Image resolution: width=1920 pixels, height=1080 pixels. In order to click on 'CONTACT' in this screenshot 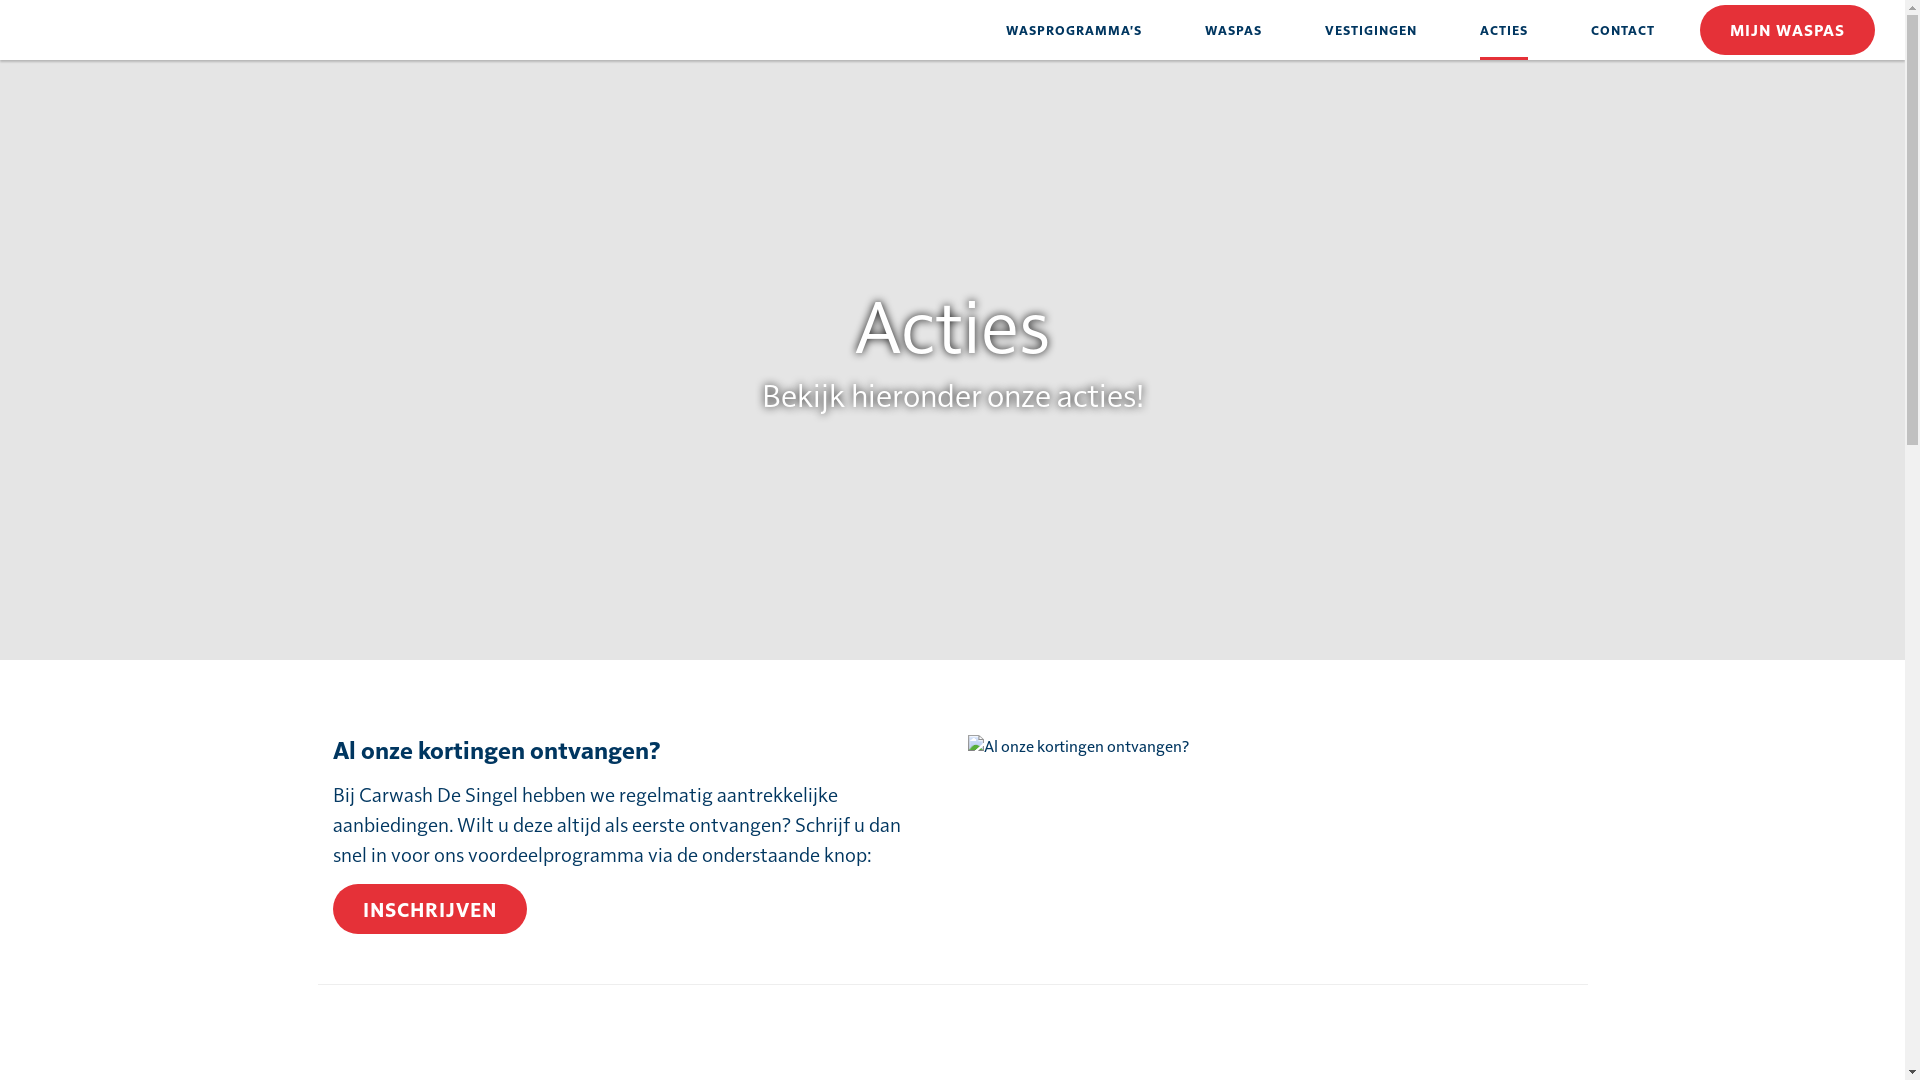, I will do `click(1622, 30)`.